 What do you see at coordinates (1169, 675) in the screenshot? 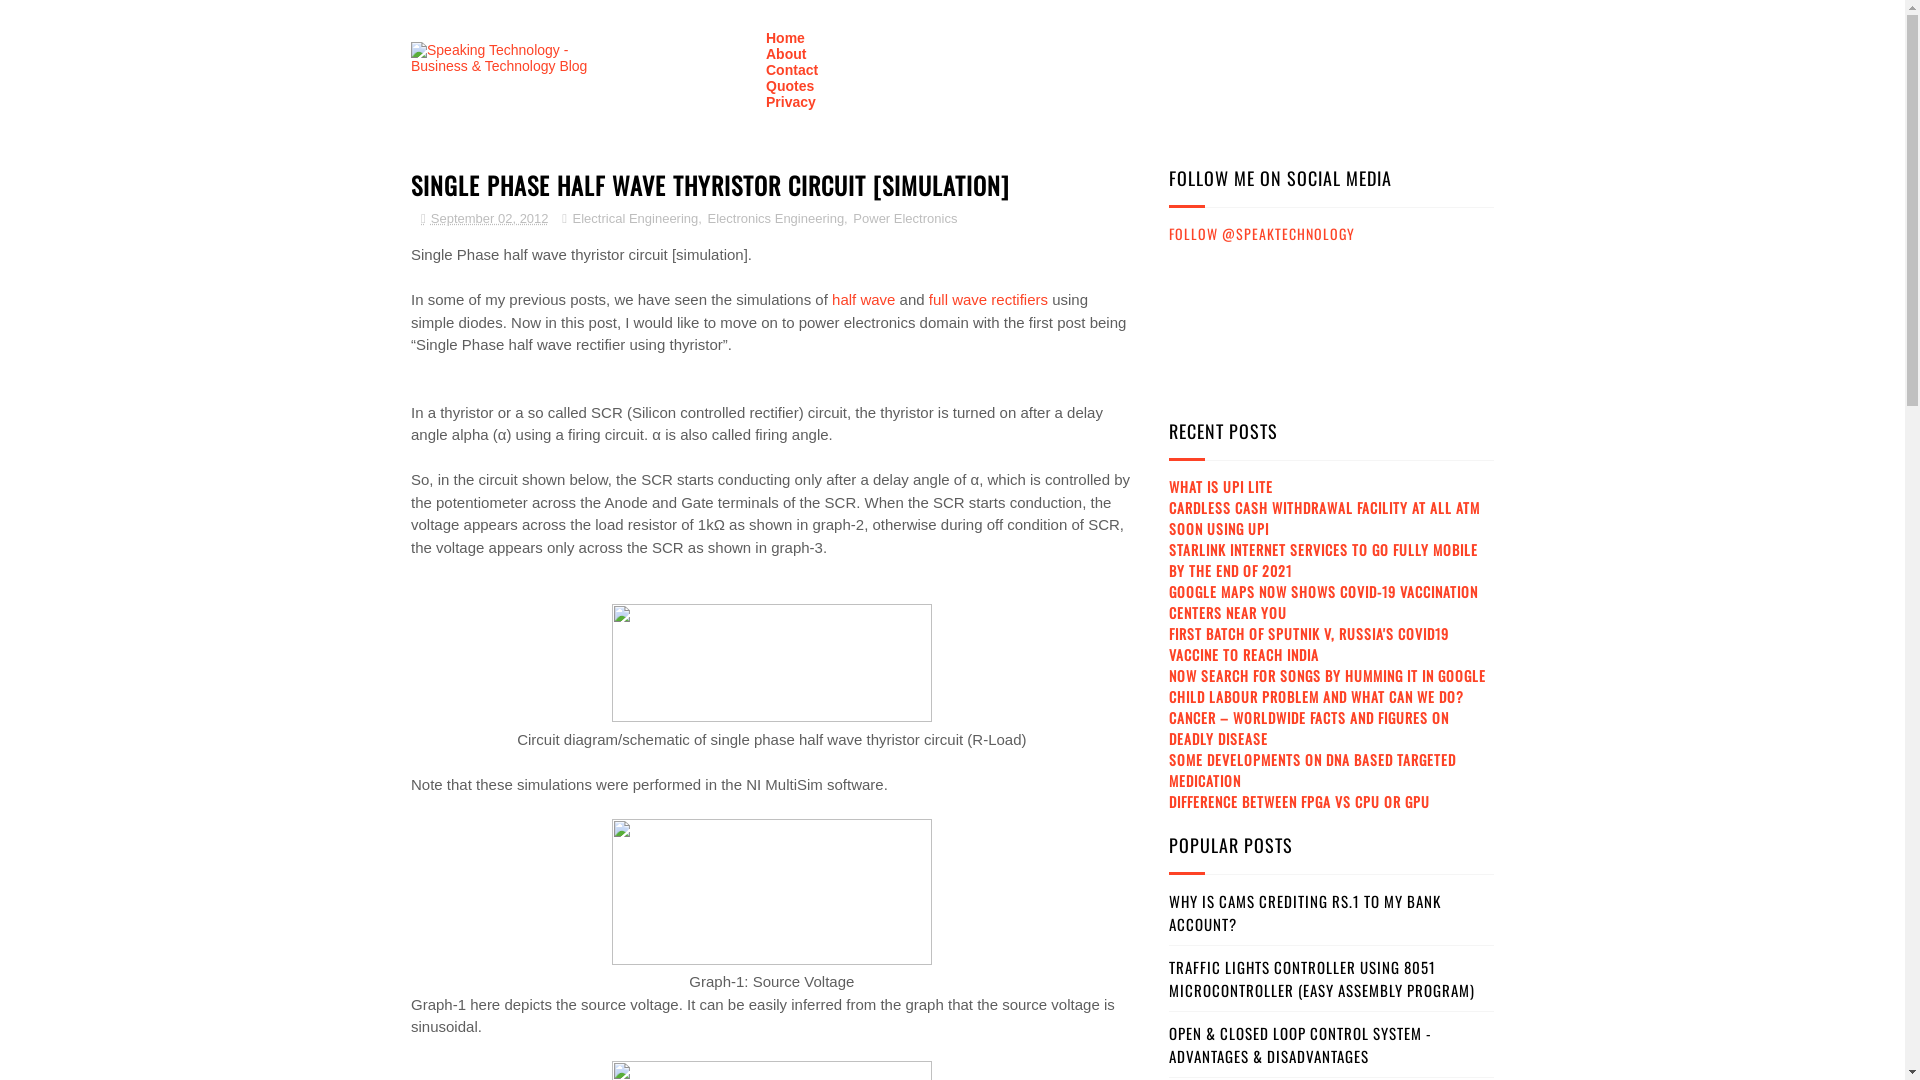
I see `'NOW SEARCH FOR SONGS BY HUMMING IT IN GOOGLE'` at bounding box center [1169, 675].